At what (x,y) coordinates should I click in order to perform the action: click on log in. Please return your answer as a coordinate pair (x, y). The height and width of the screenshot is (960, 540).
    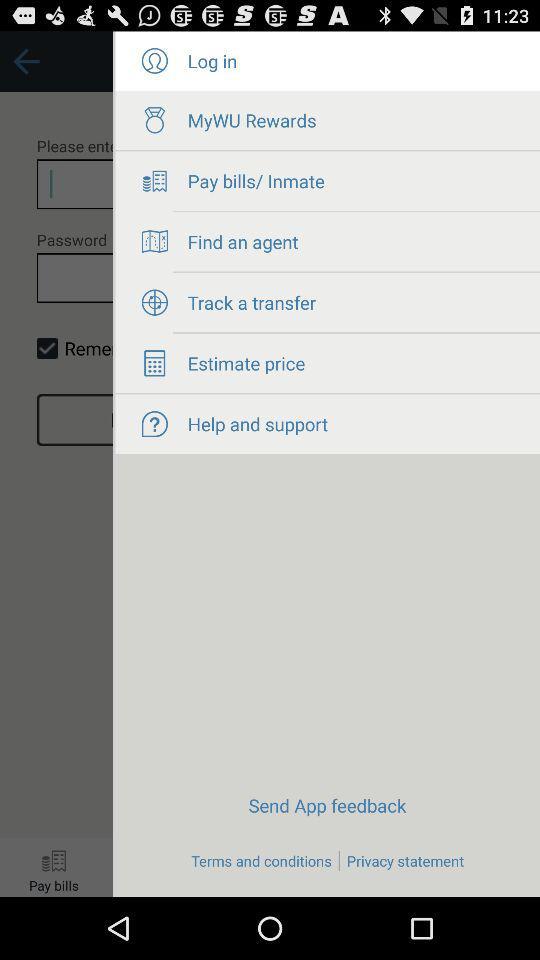
    Looking at the image, I should click on (153, 61).